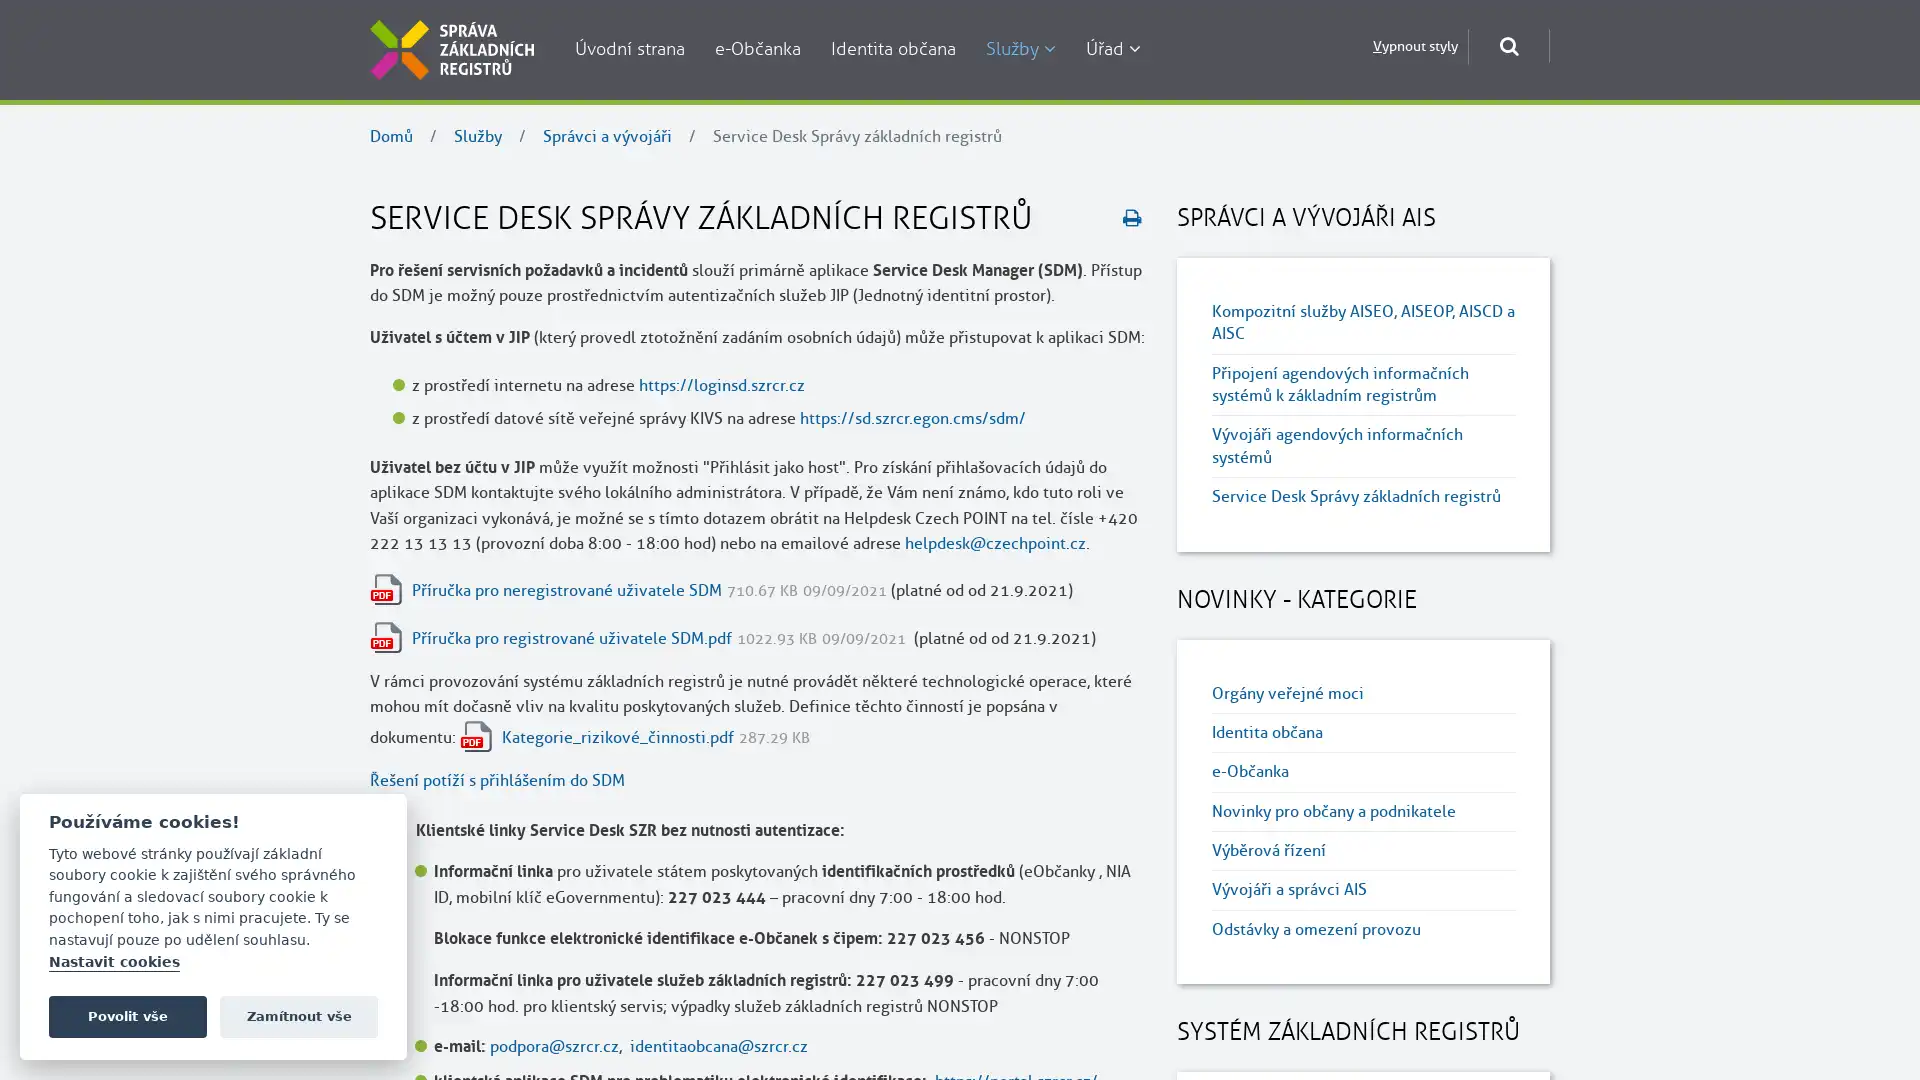 The height and width of the screenshot is (1080, 1920). I want to click on Povolit vse, so click(126, 1015).